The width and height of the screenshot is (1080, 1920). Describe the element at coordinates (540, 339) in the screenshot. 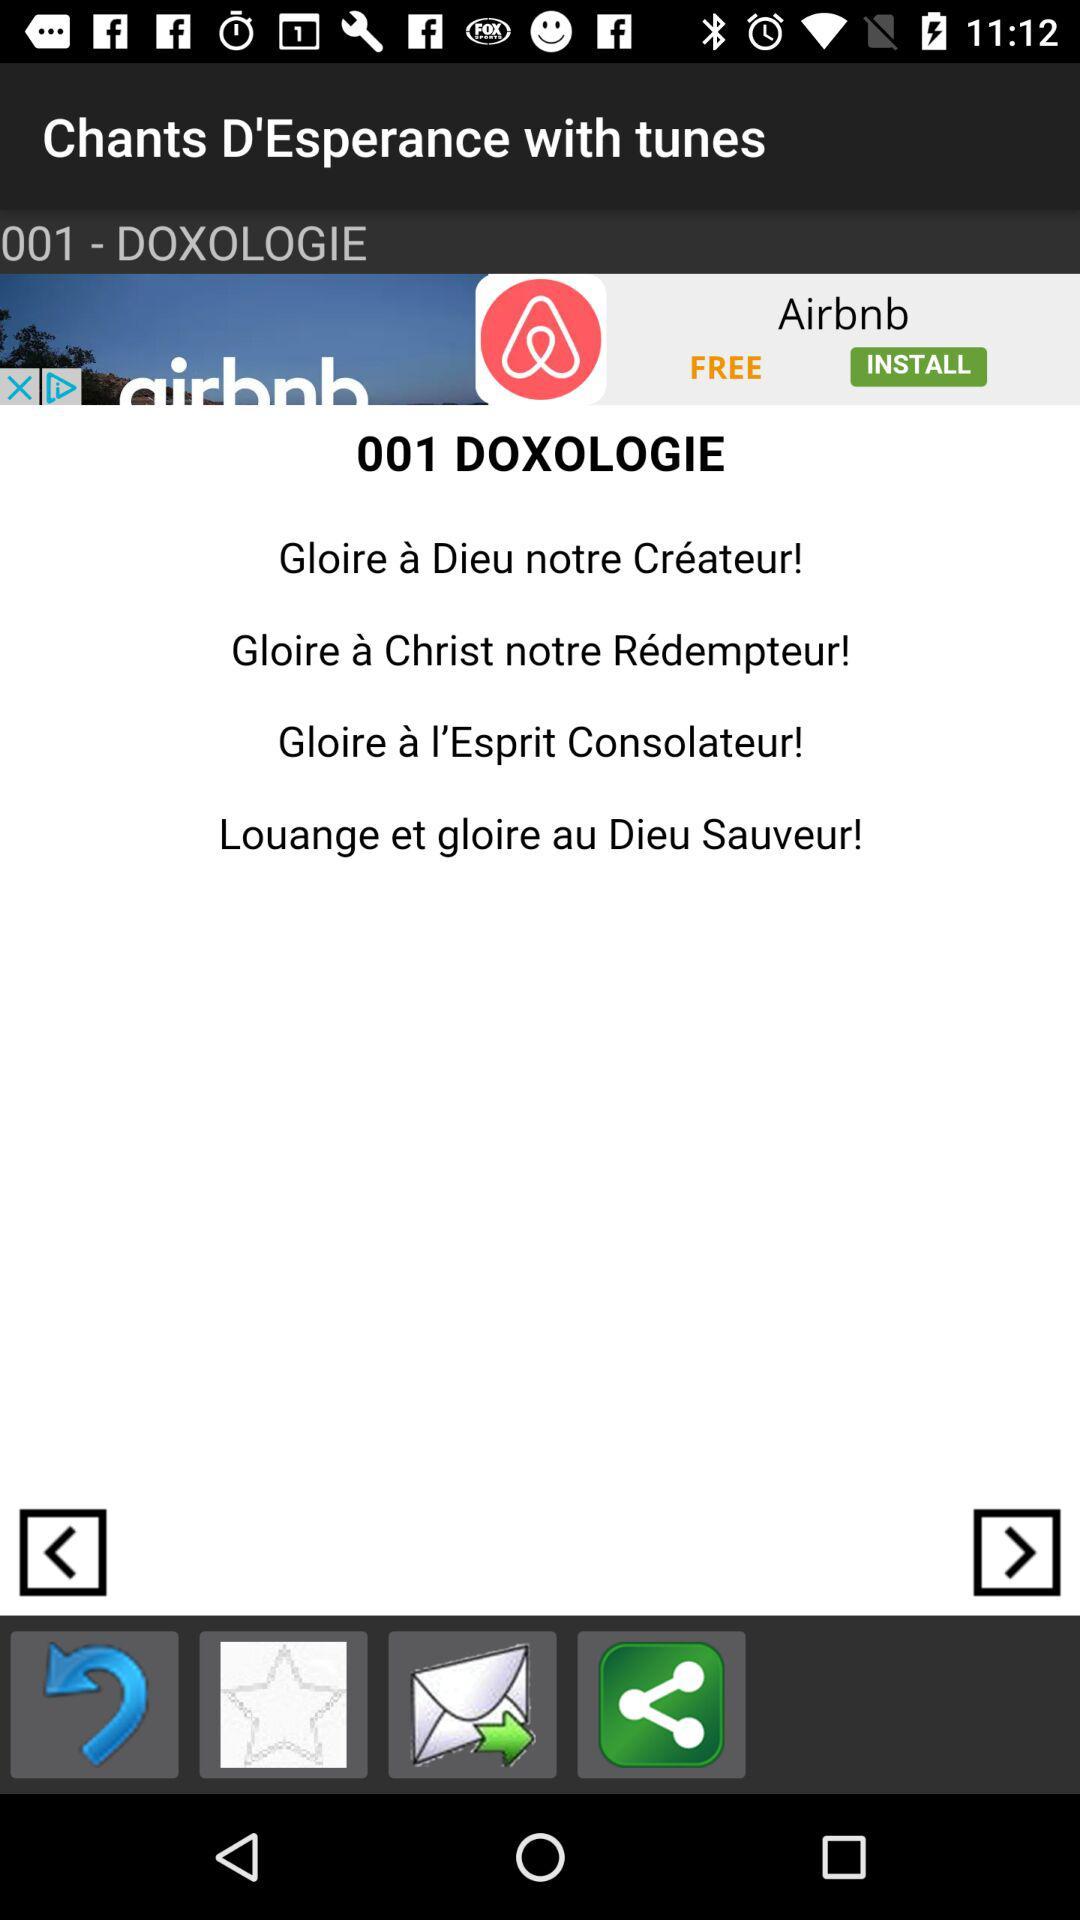

I see `advertisement website` at that location.